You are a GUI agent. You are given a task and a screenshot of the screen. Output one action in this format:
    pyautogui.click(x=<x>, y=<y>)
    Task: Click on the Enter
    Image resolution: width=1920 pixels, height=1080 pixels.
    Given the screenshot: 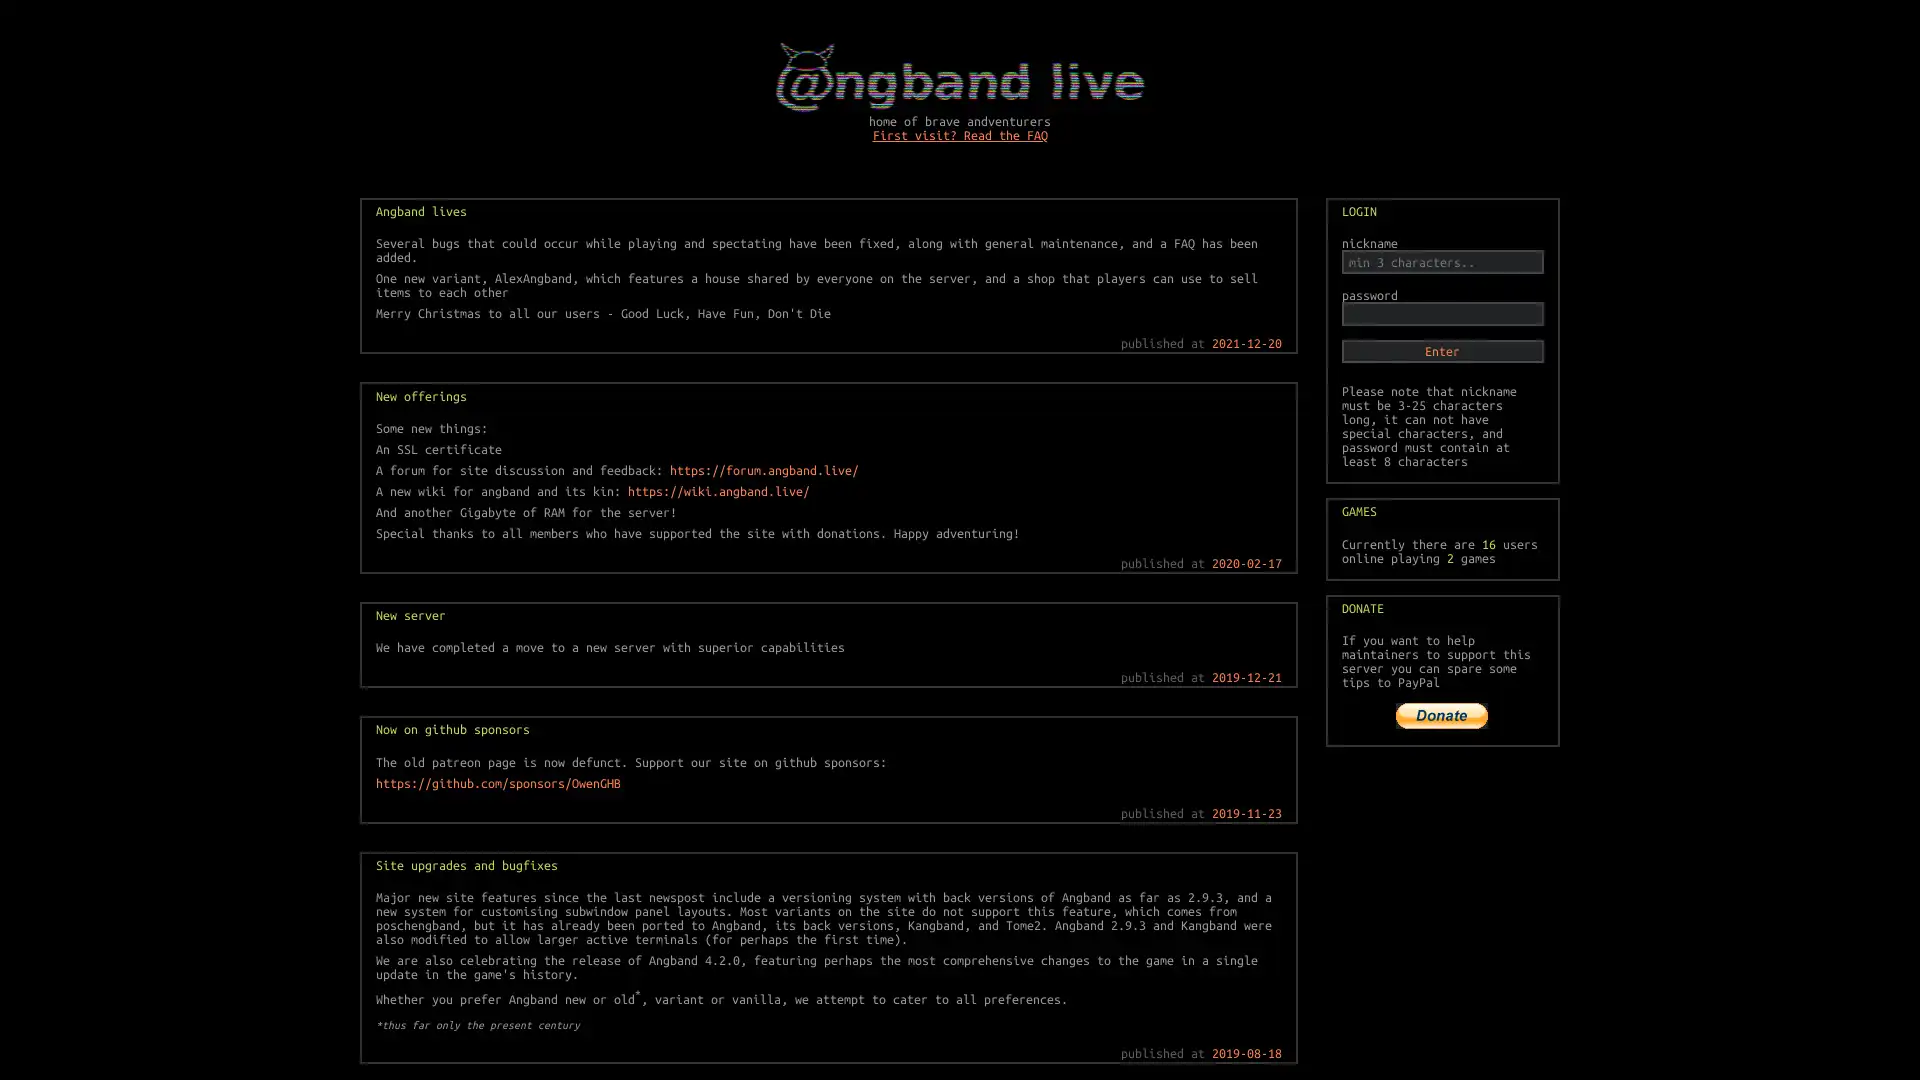 What is the action you would take?
    pyautogui.click(x=1442, y=350)
    